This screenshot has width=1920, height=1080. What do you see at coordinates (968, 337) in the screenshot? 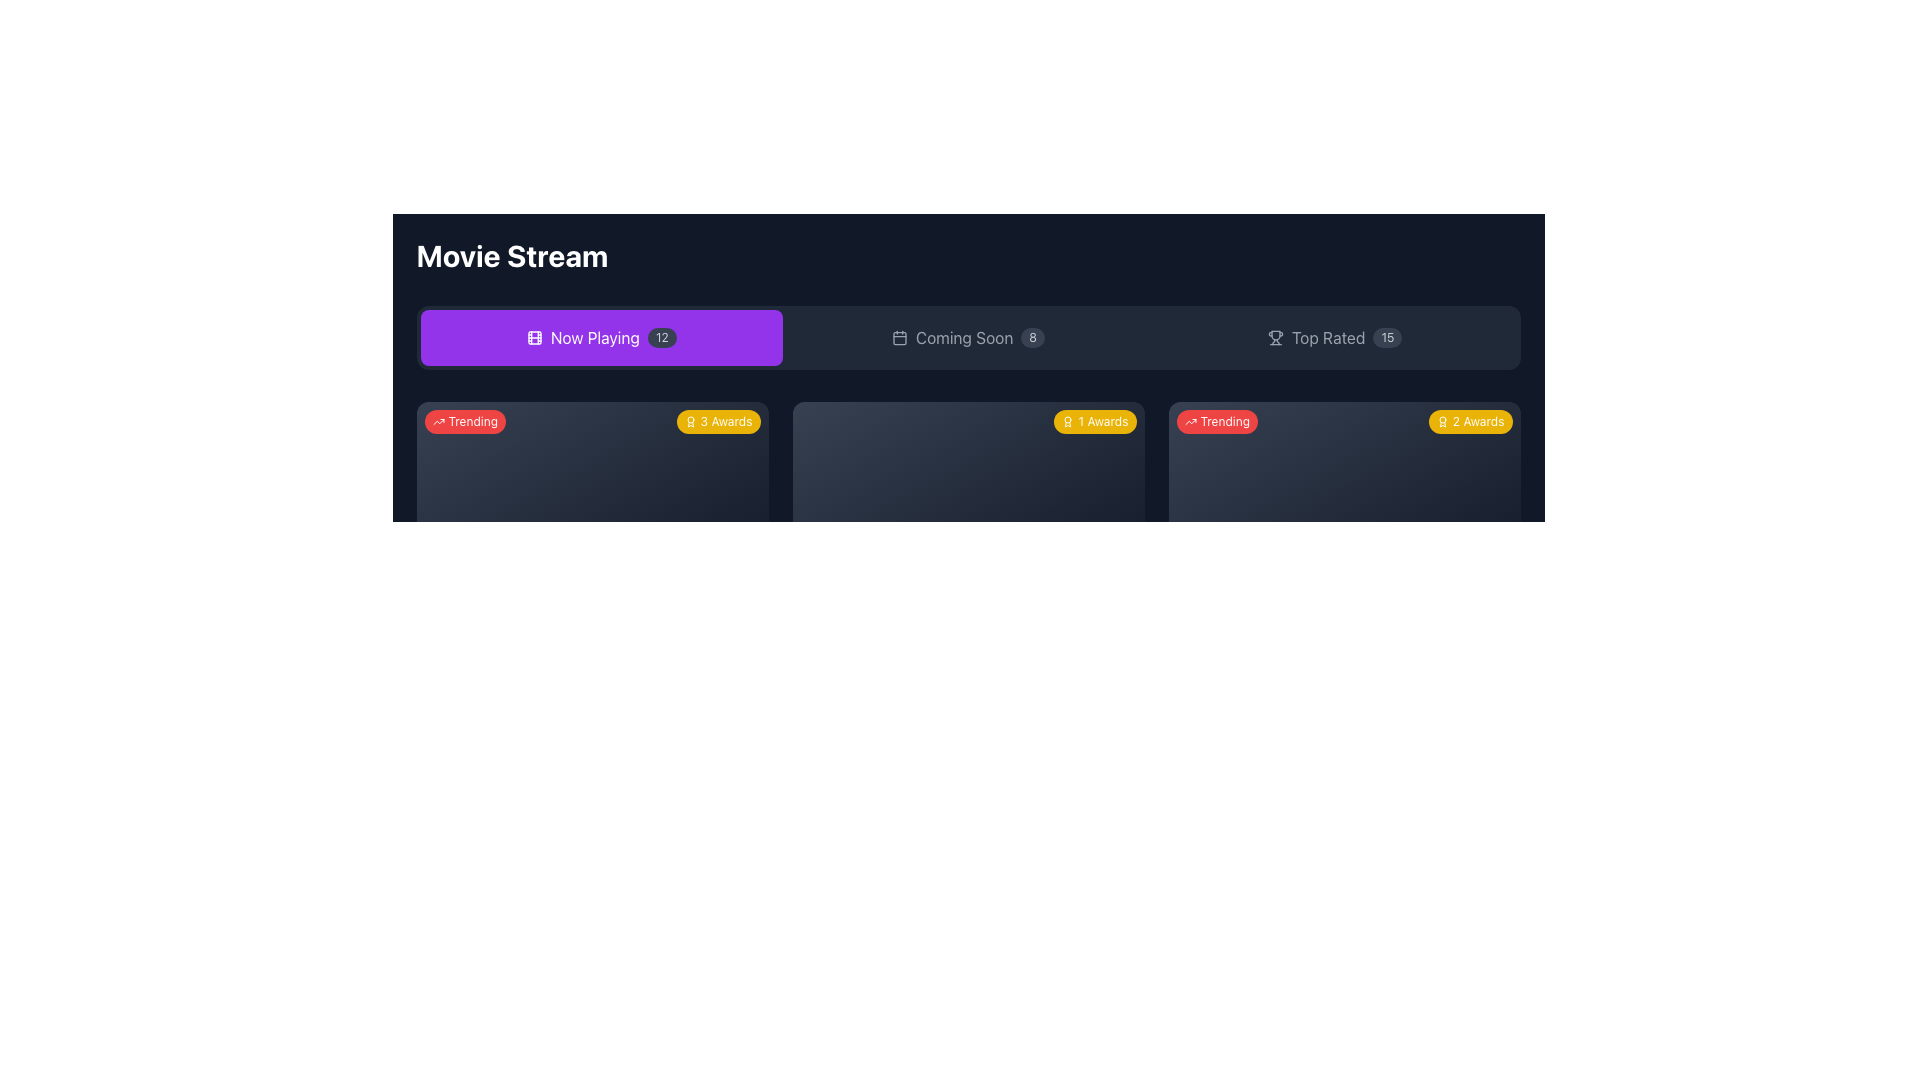
I see `the 'Coming Soon' button, the middle button of three horizontal buttons` at bounding box center [968, 337].